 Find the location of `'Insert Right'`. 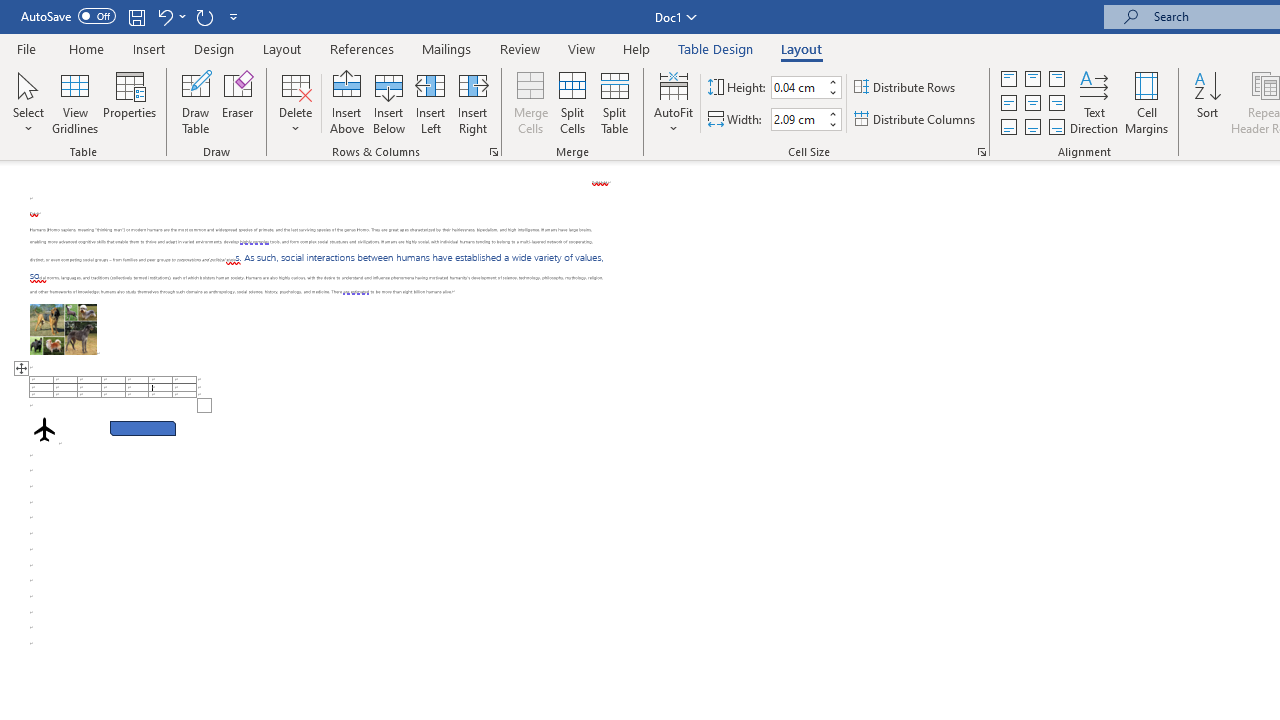

'Insert Right' is located at coordinates (471, 103).